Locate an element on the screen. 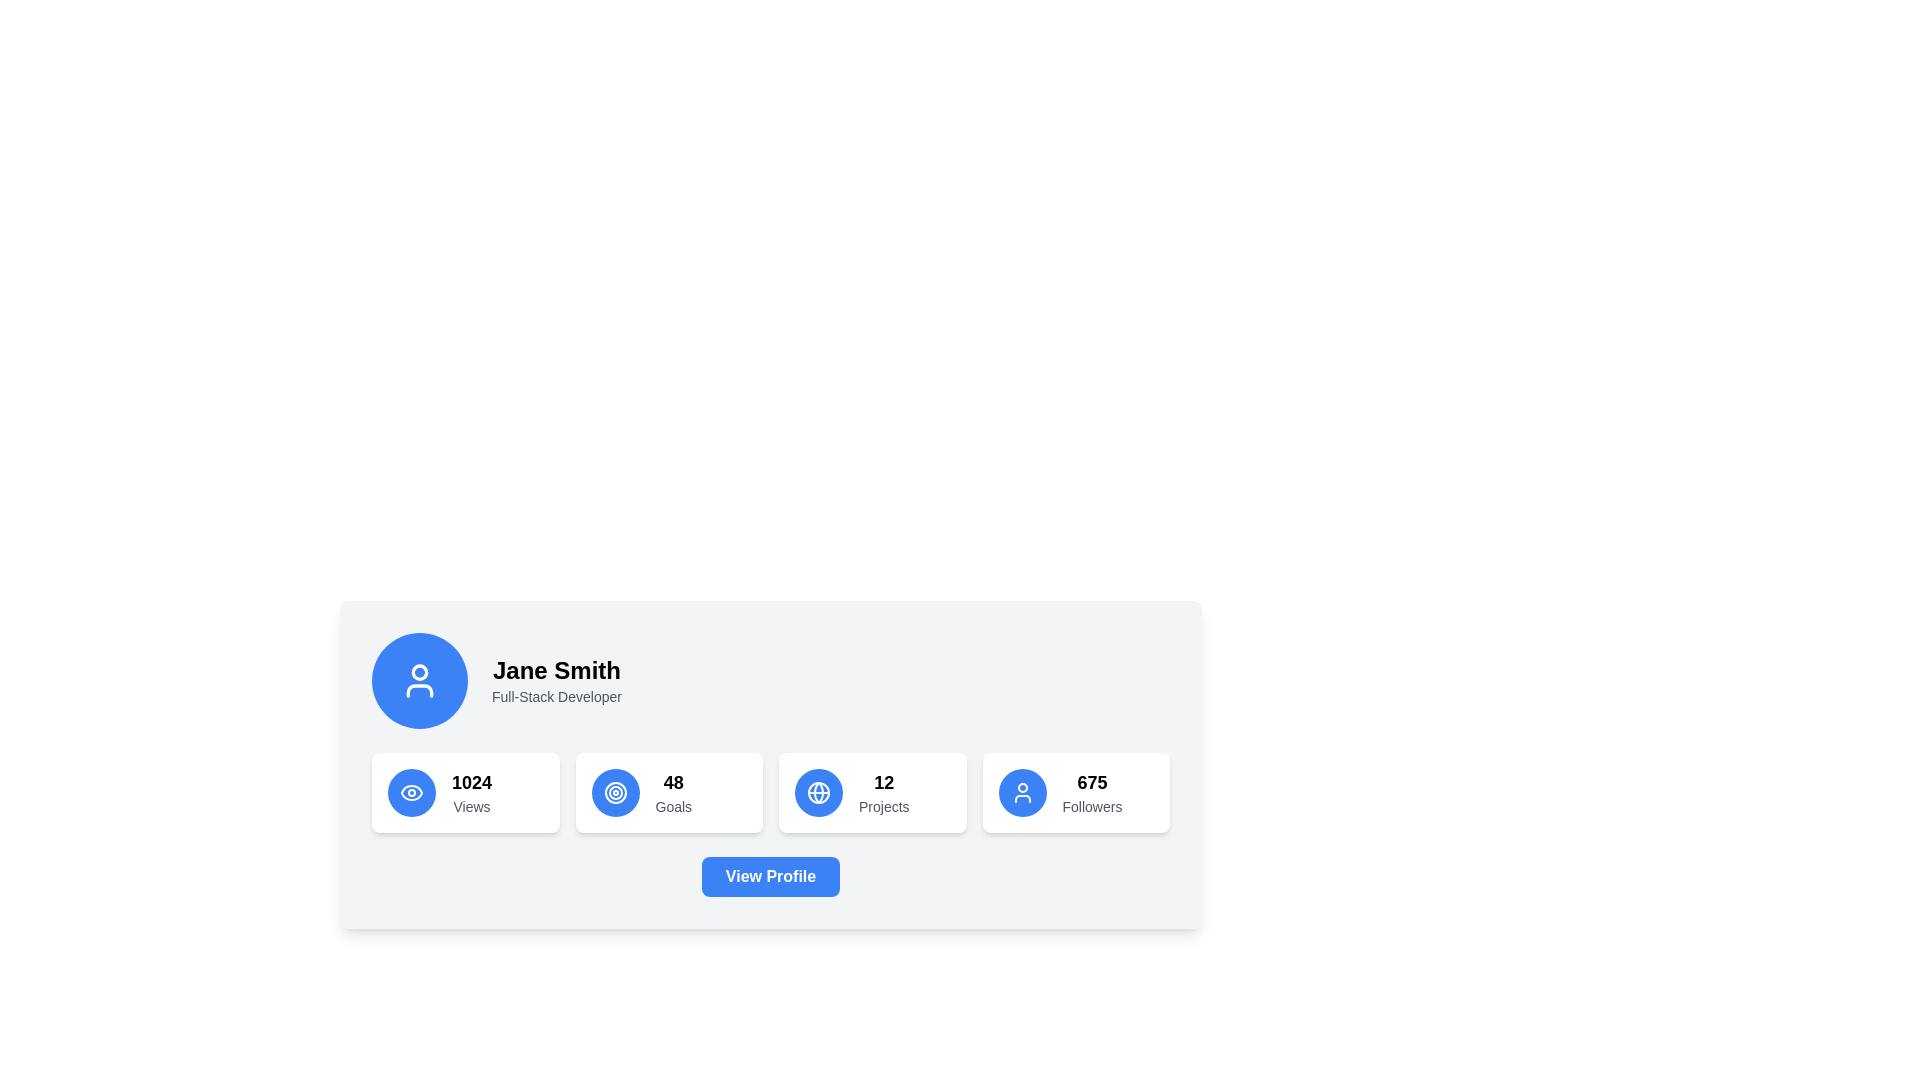  the Statistical Display showing the number of 'Goals' located in the profile section, positioned between the '1024 Views' card and the '12 Projects' card is located at coordinates (673, 792).